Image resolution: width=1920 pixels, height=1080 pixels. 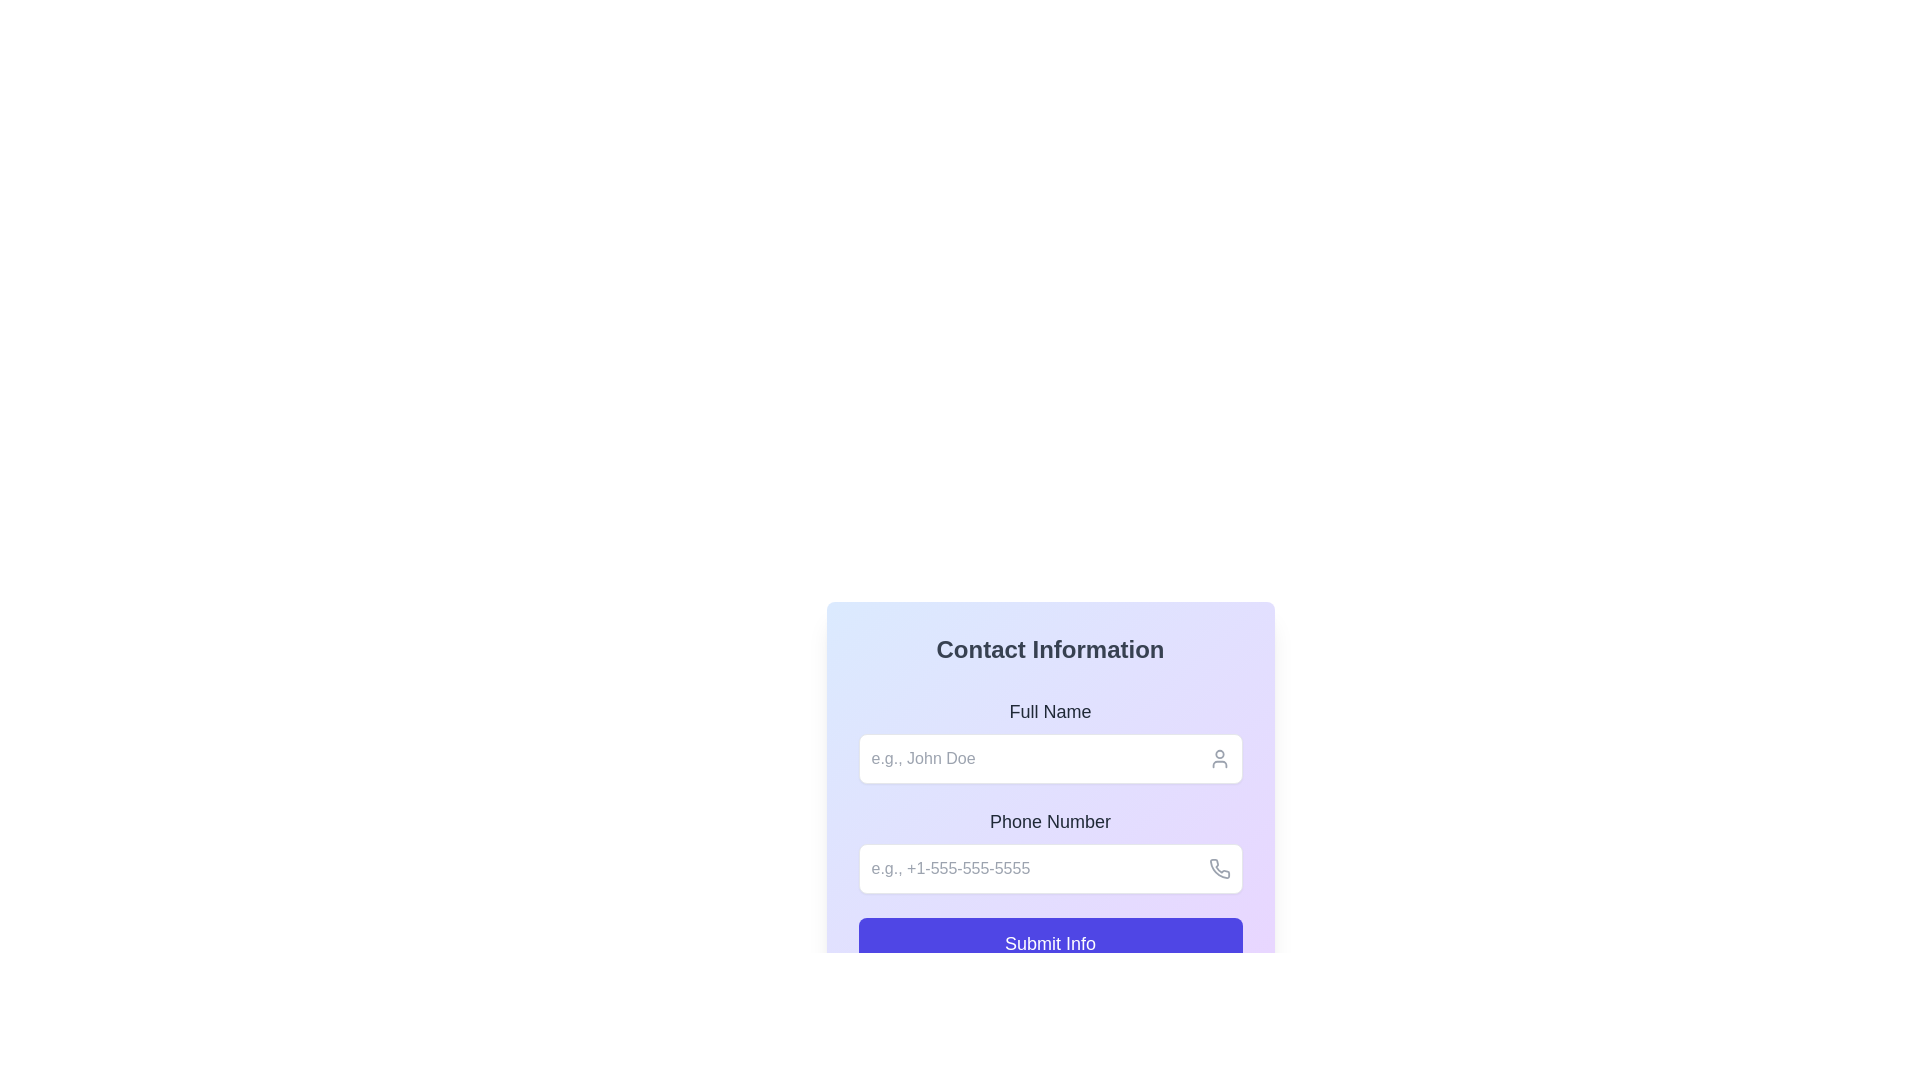 I want to click on the 'Phone Number' label, which is a dark gray text label positioned above the phone number input field, so click(x=1049, y=821).